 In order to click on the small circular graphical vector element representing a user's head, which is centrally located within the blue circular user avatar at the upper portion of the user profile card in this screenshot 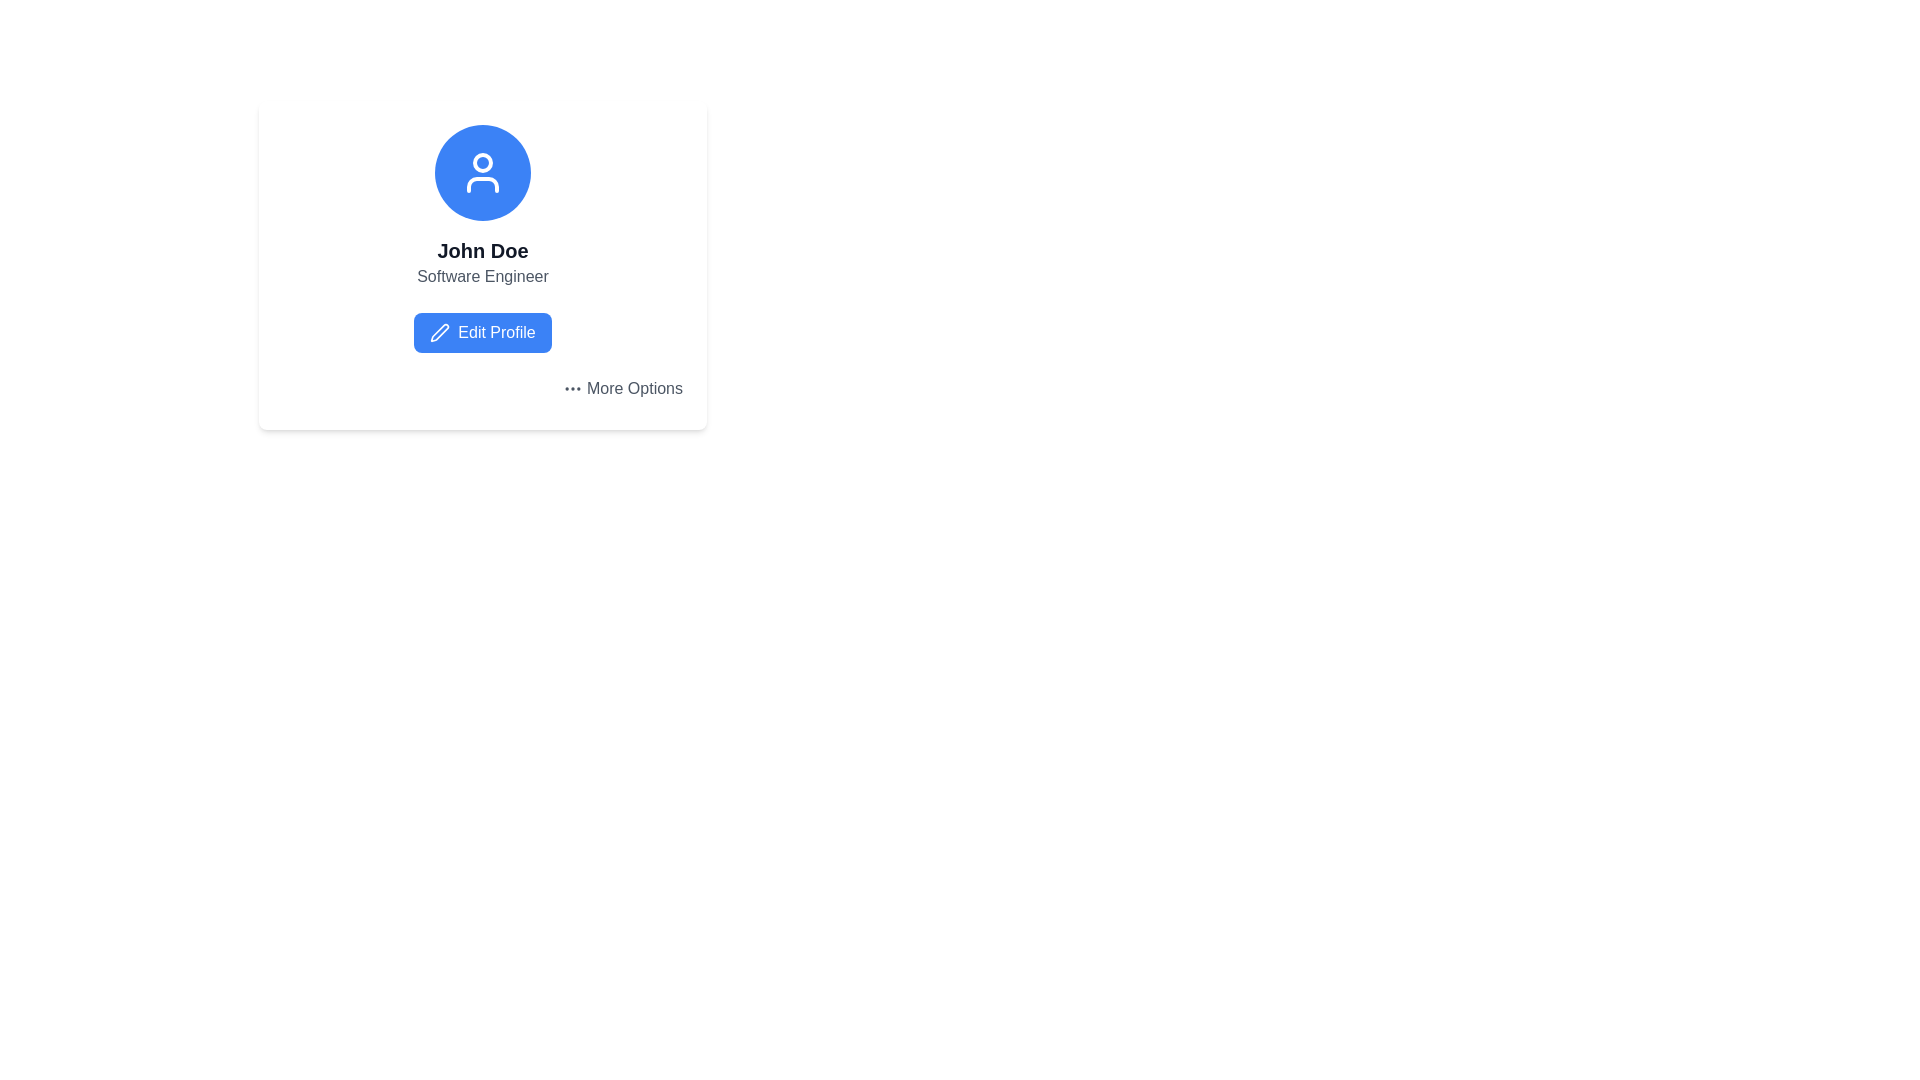, I will do `click(483, 161)`.